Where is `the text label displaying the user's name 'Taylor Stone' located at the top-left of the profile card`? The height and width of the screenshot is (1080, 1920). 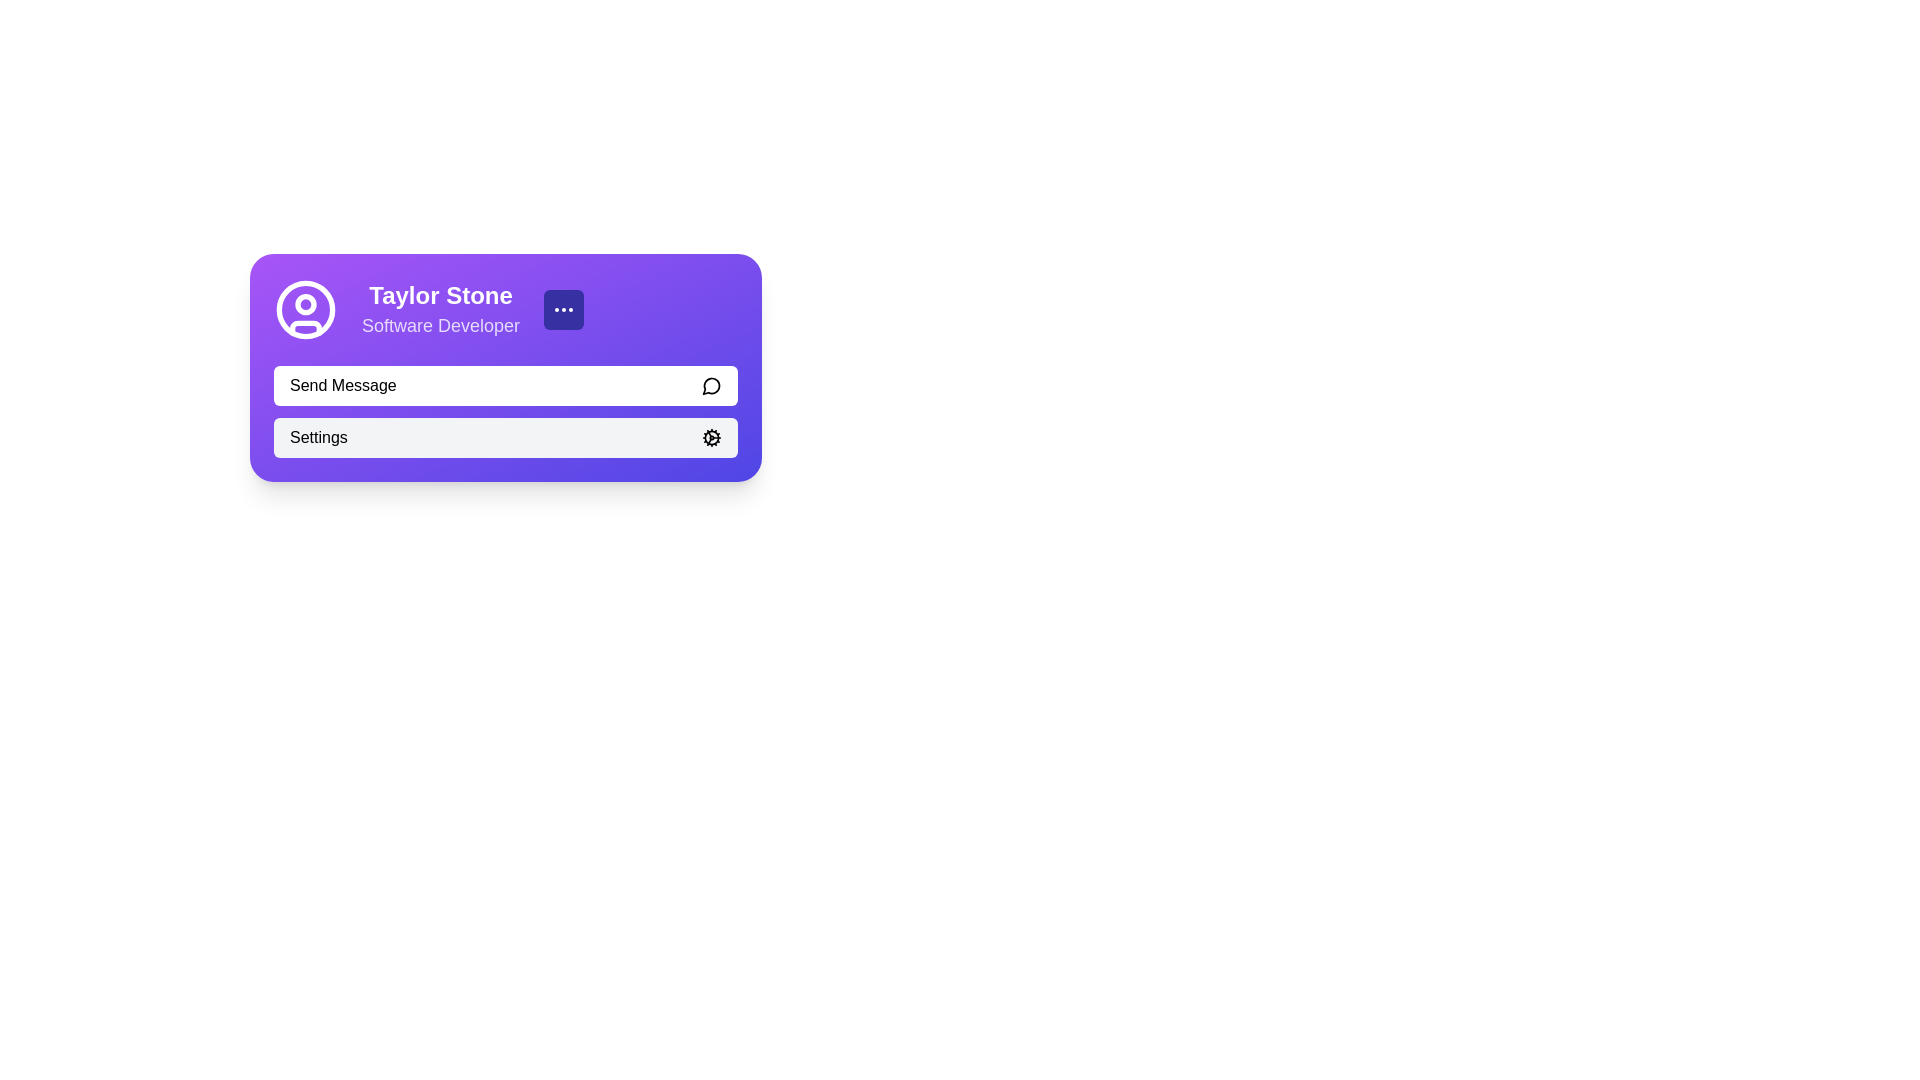 the text label displaying the user's name 'Taylor Stone' located at the top-left of the profile card is located at coordinates (440, 296).